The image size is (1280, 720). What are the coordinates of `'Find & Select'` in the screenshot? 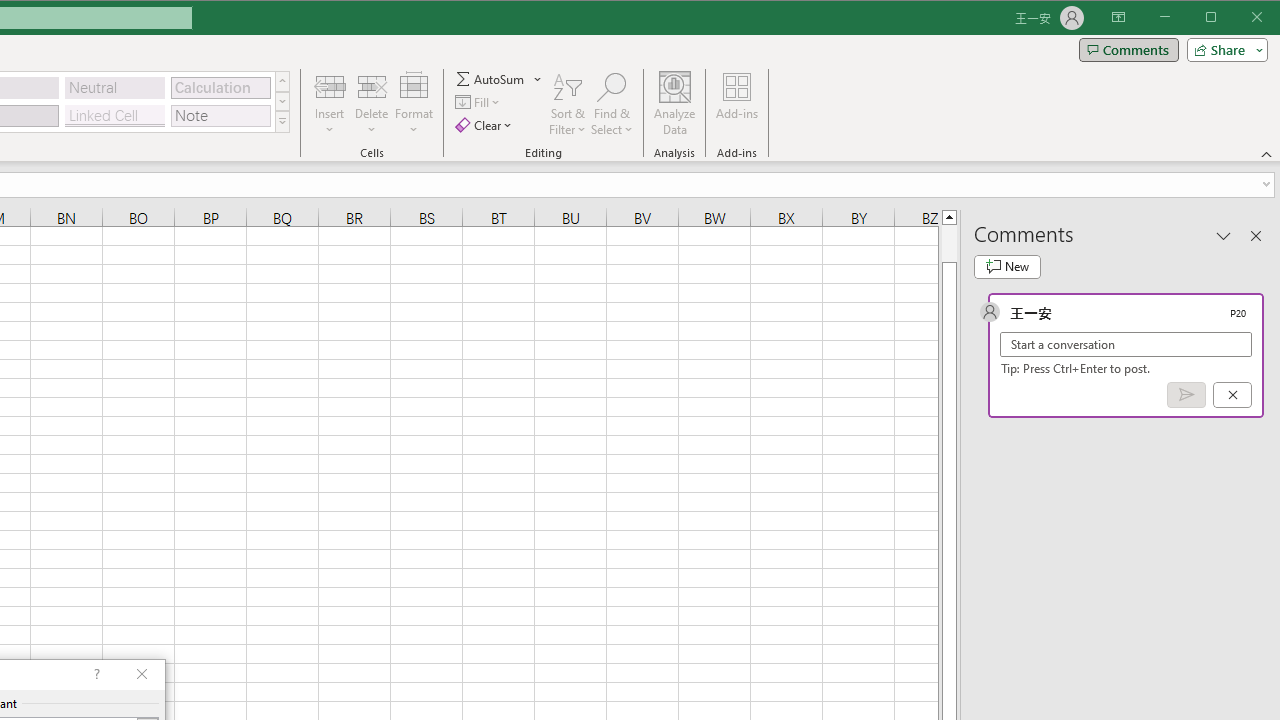 It's located at (611, 104).